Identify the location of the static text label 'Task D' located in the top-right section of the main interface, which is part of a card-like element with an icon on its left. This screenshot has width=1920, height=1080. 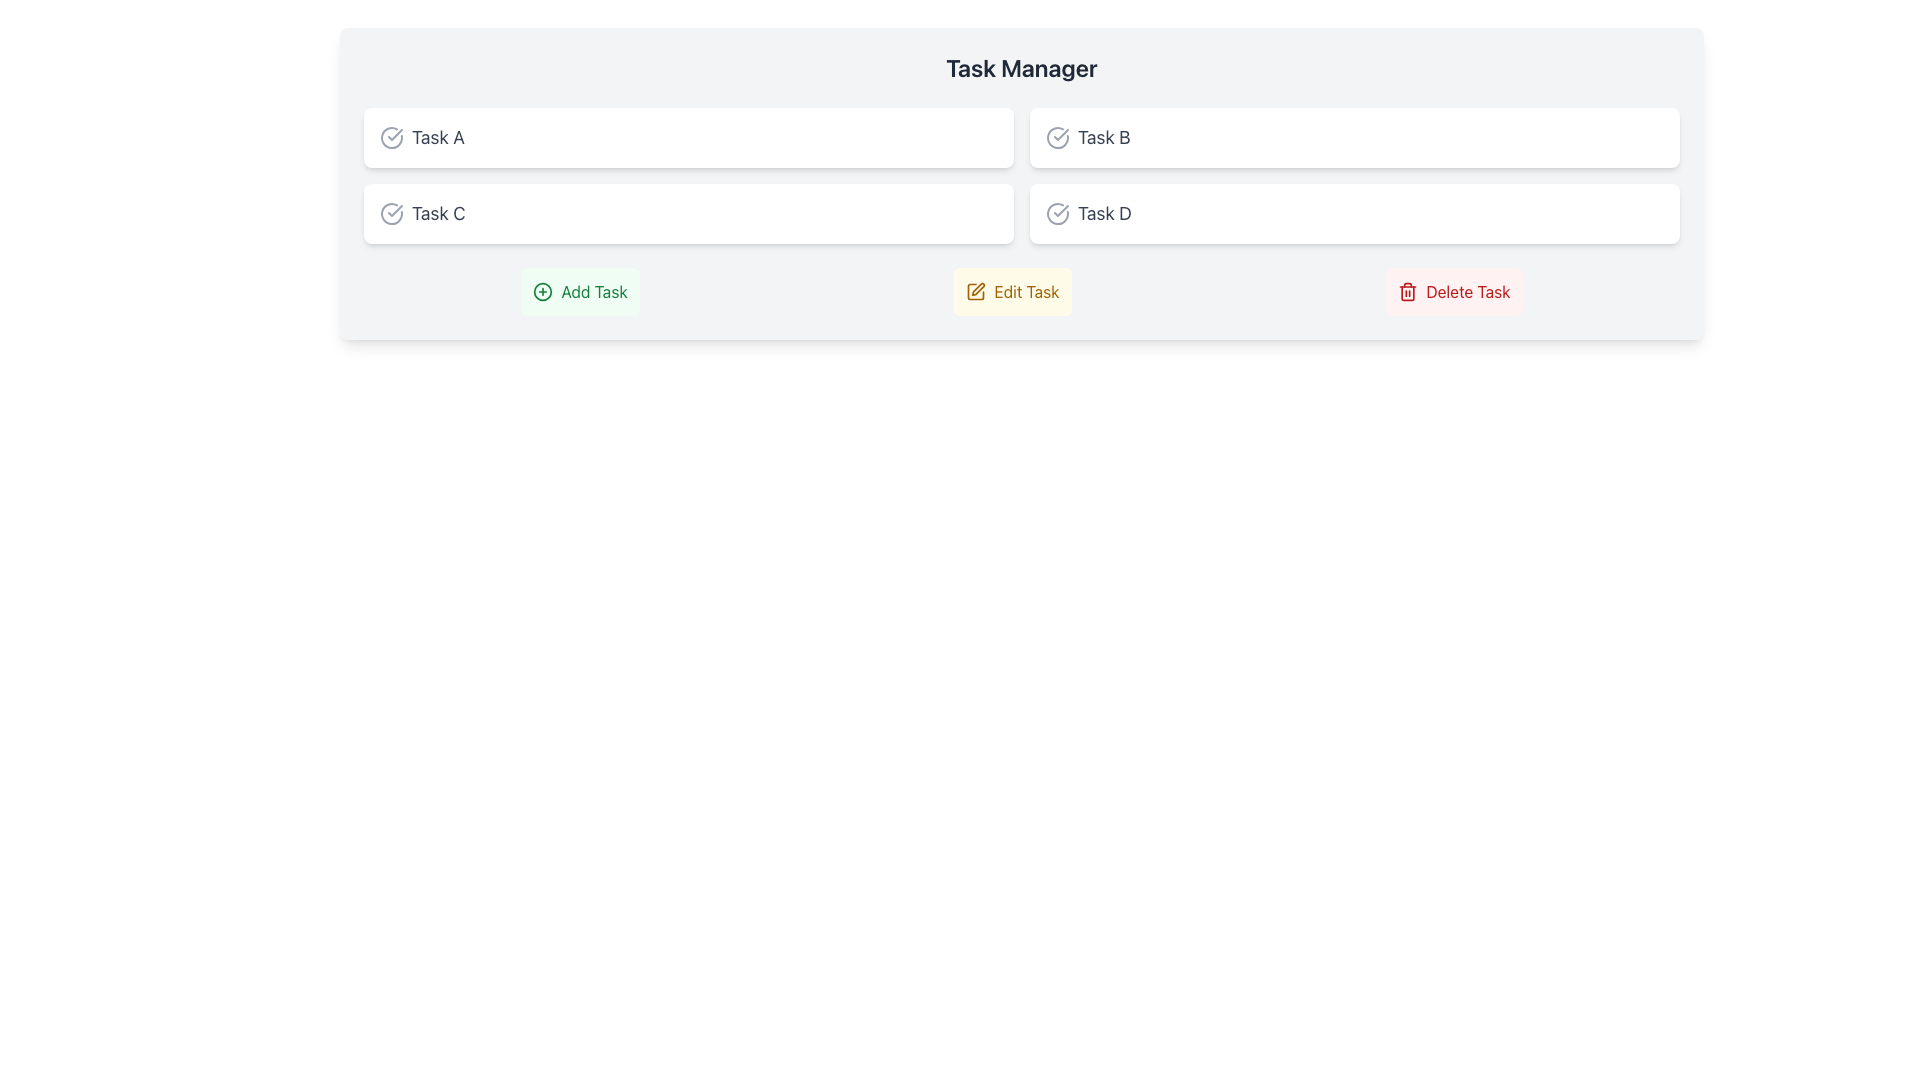
(1103, 213).